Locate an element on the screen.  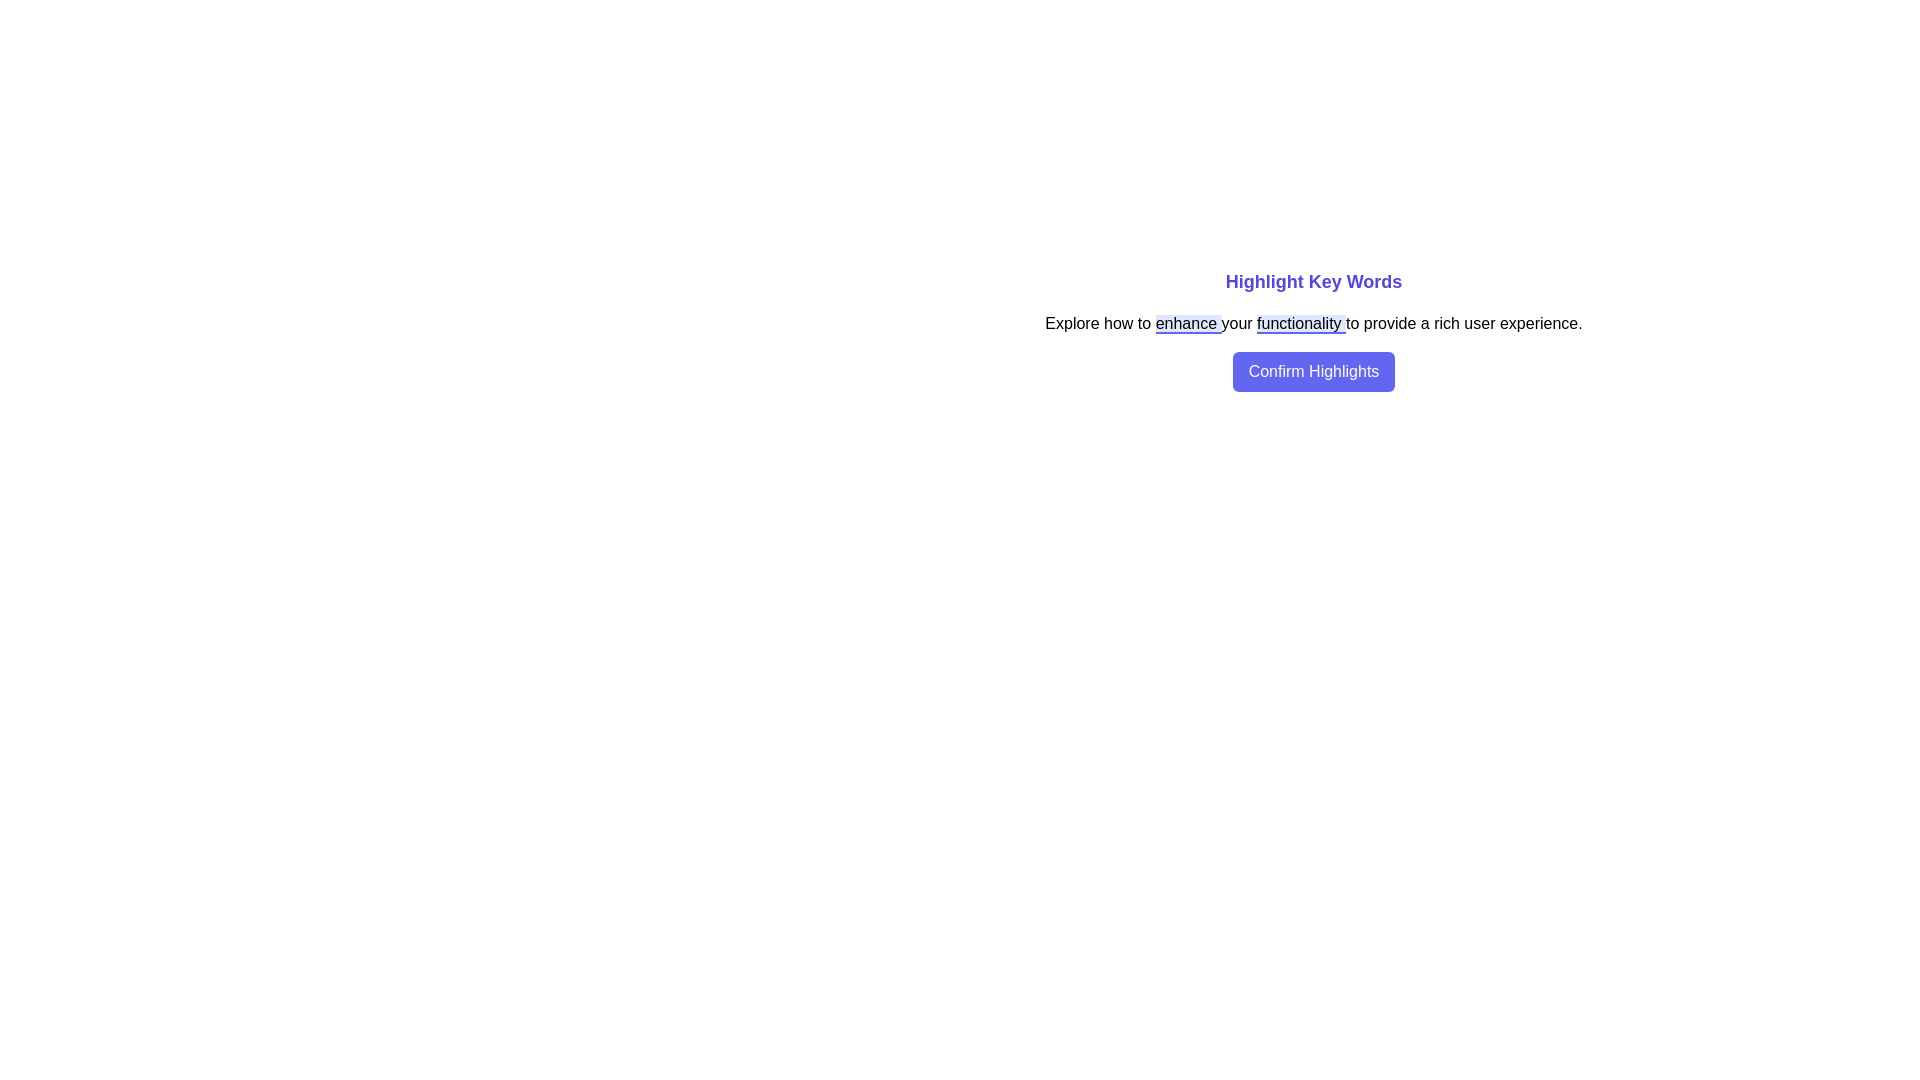
the Text Label that serves as a title or heading, positioned above descriptive text and a button labeled 'Confirm Highlights' is located at coordinates (1314, 281).